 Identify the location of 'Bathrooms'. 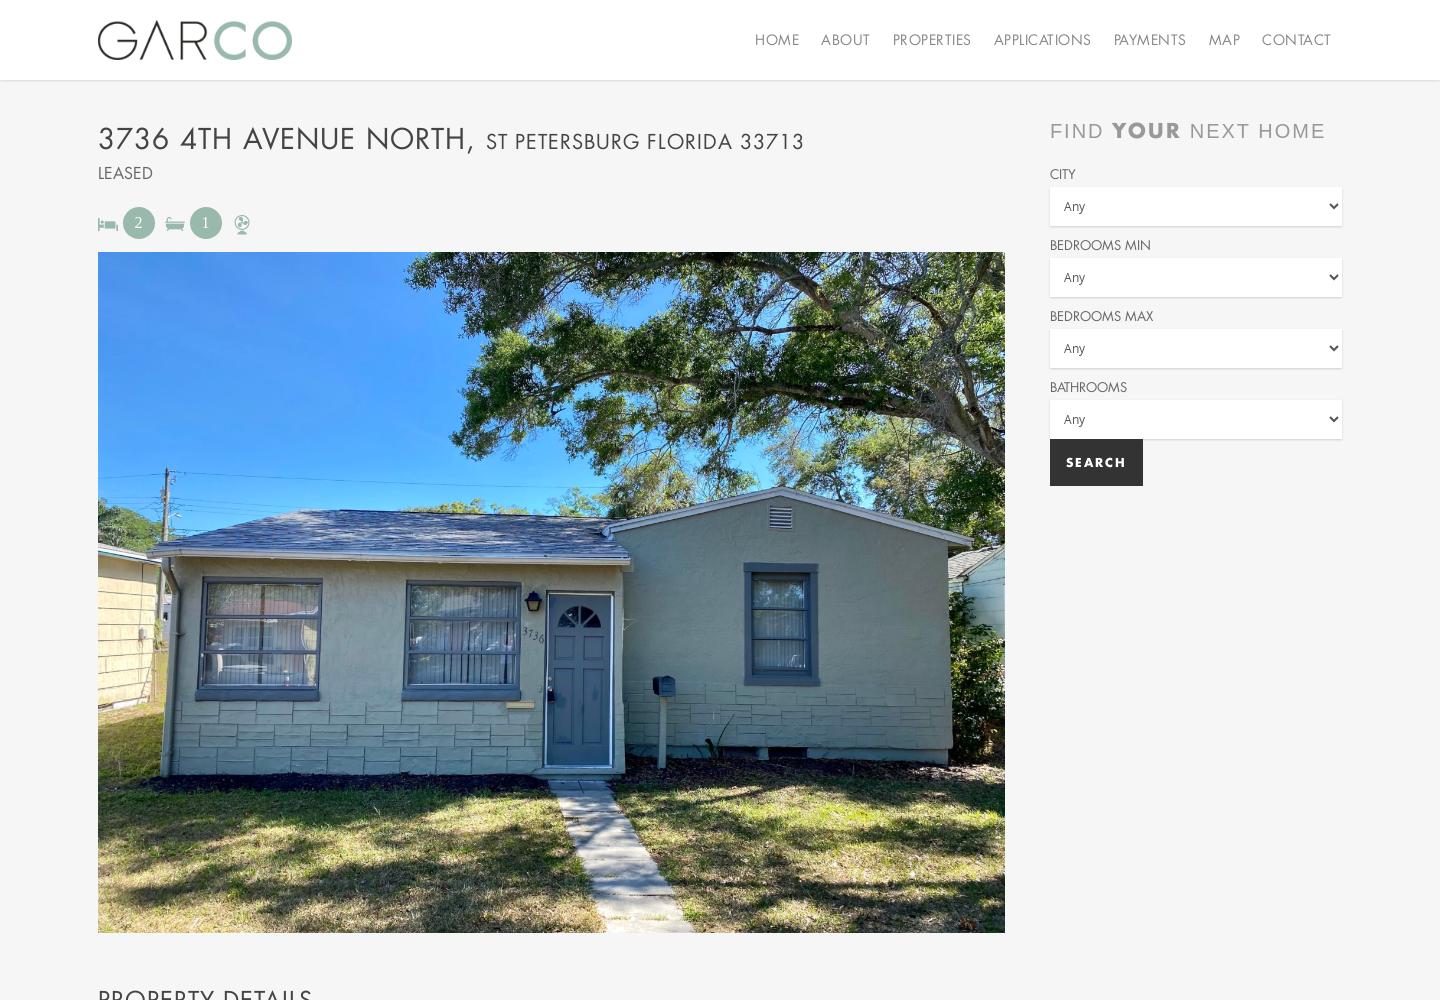
(1086, 386).